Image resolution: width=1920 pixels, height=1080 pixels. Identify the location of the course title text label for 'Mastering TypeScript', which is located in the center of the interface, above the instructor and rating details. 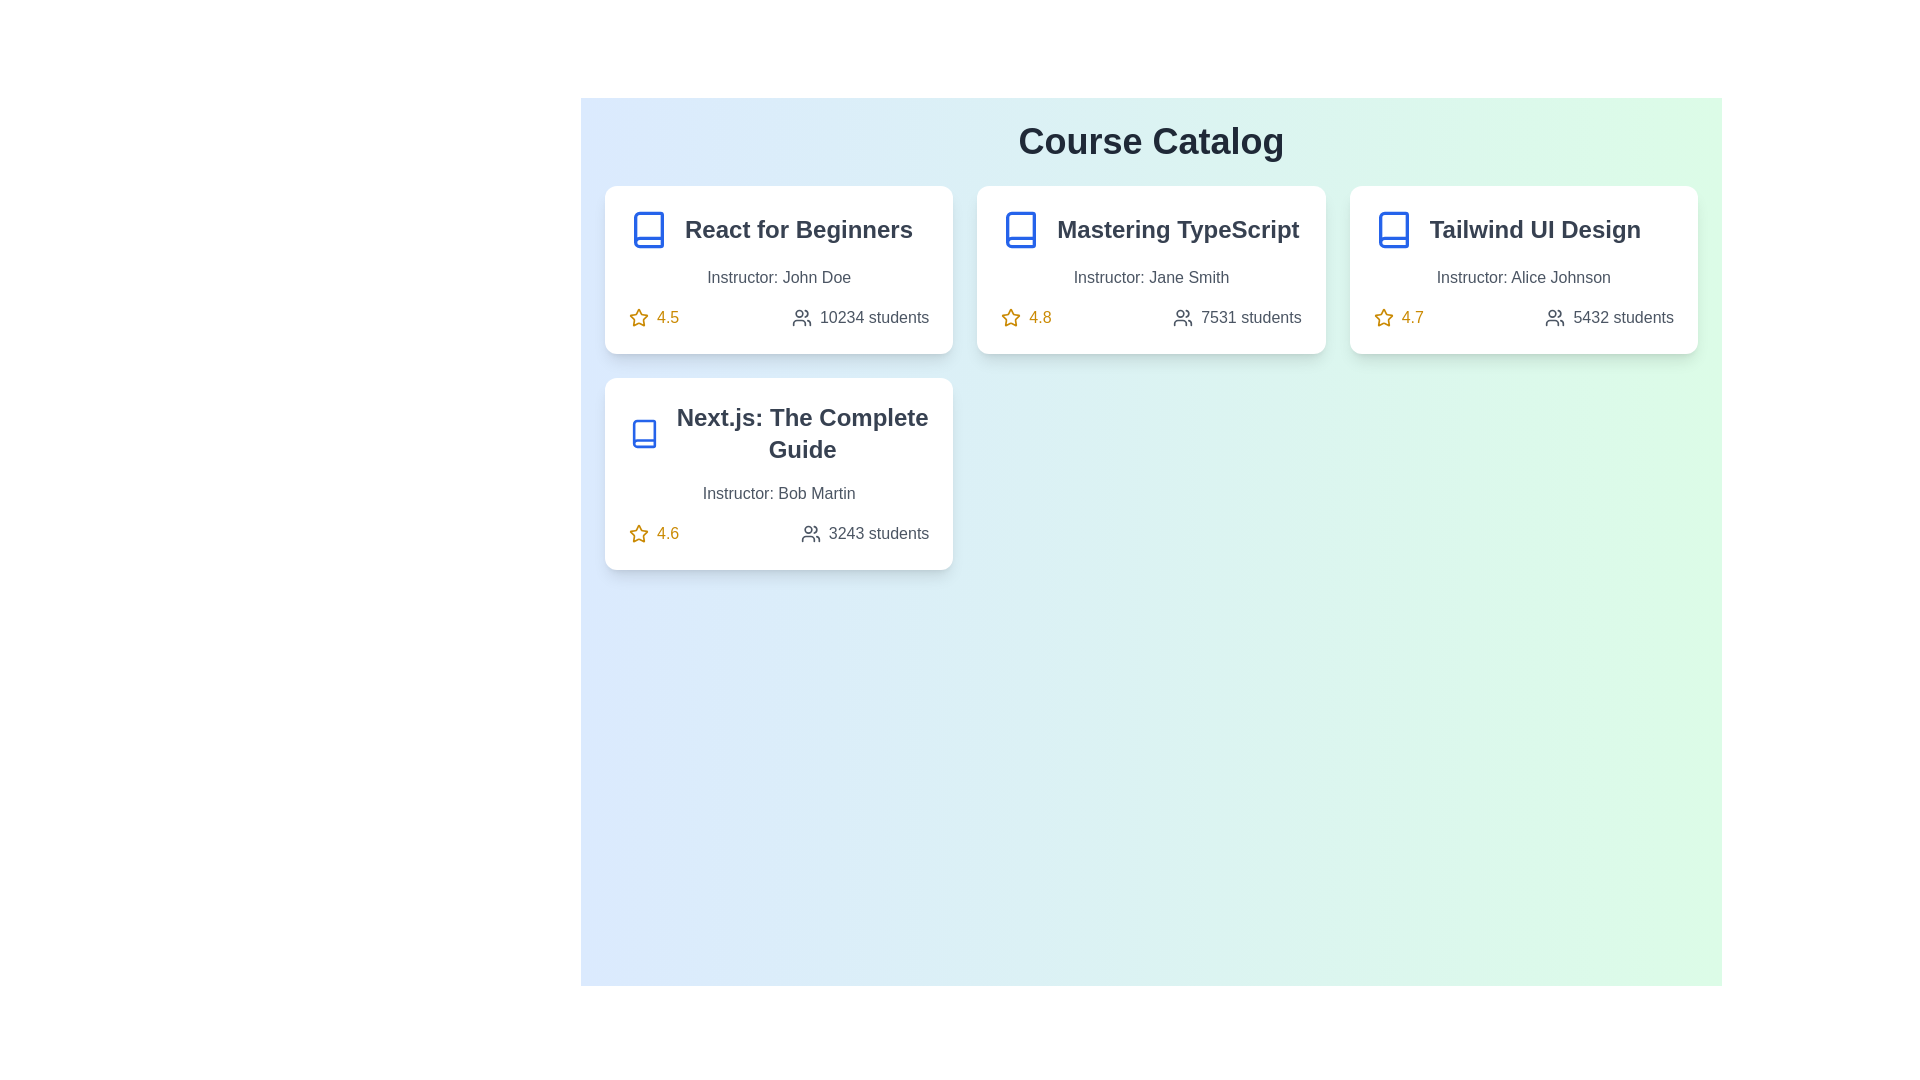
(1151, 229).